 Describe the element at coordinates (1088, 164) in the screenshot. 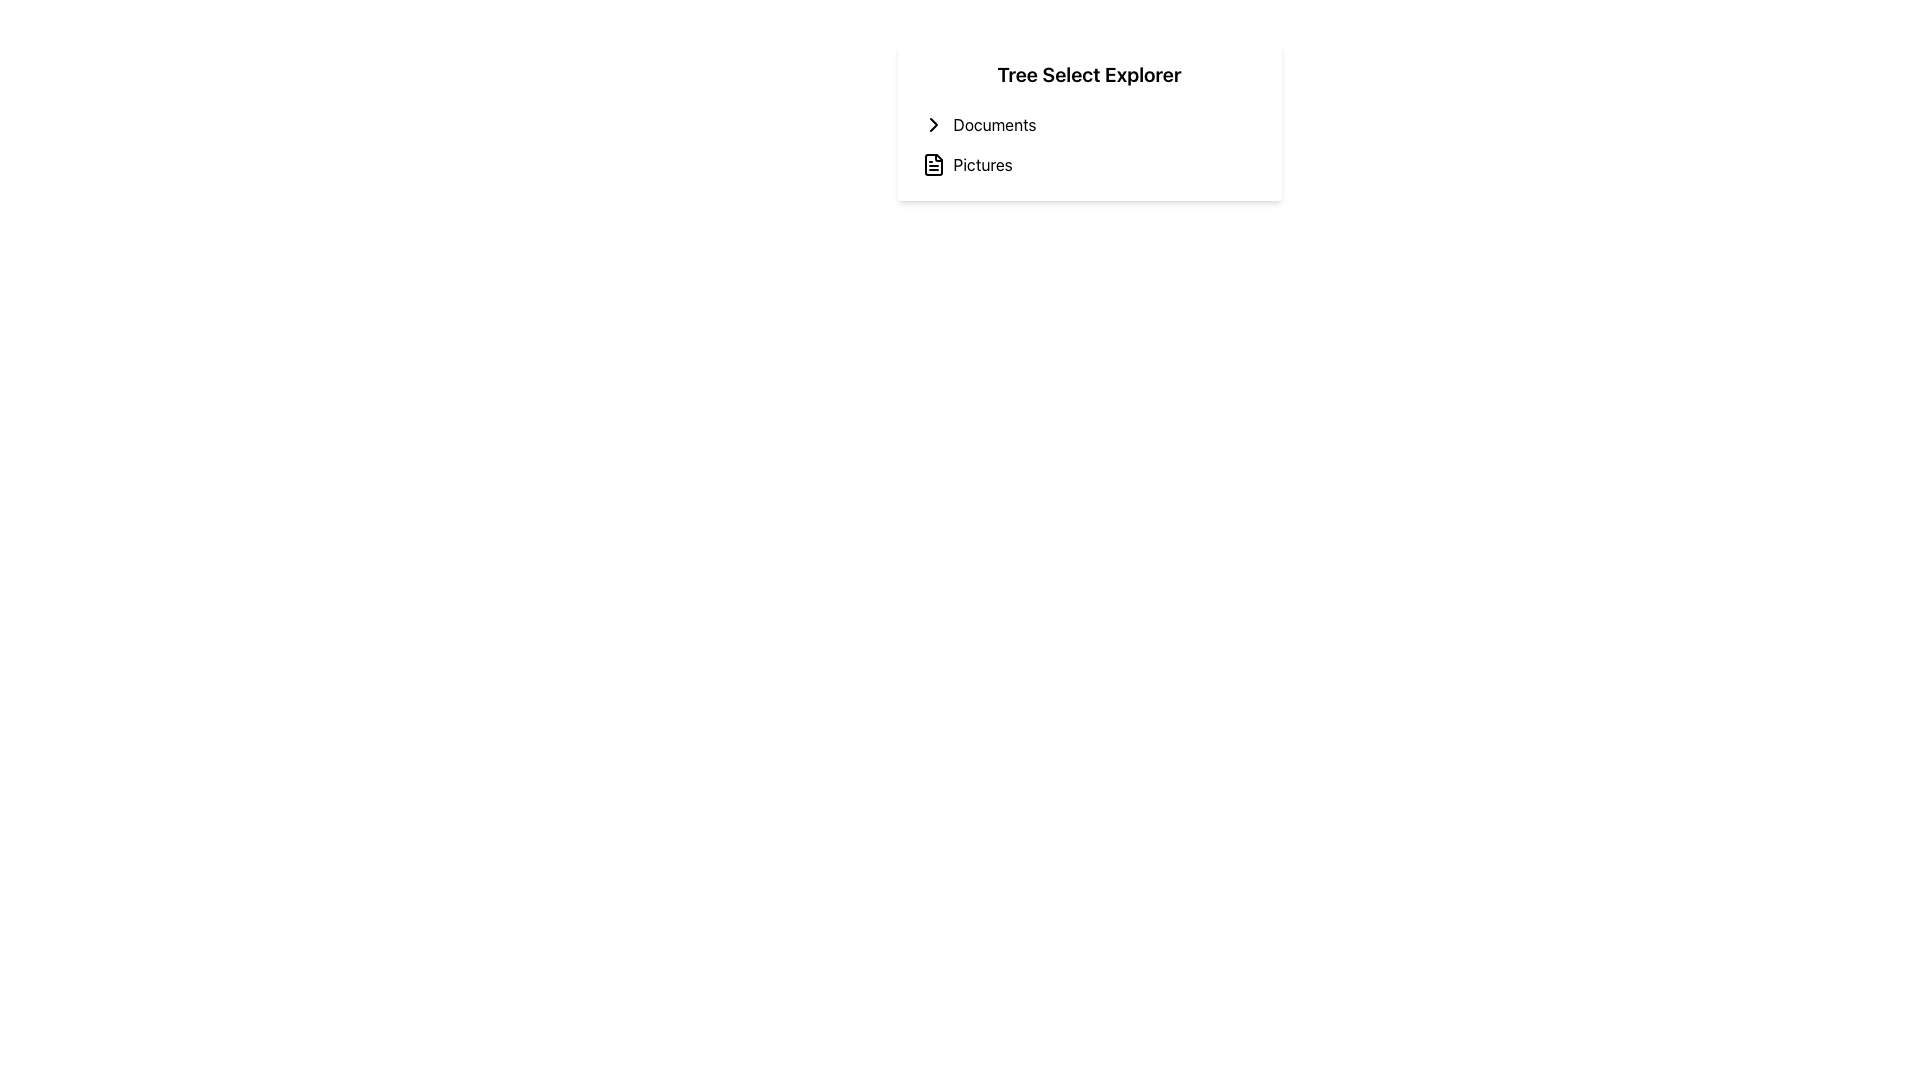

I see `the selectable Tree item labeled 'Pictures' under the 'Documents' directory` at that location.